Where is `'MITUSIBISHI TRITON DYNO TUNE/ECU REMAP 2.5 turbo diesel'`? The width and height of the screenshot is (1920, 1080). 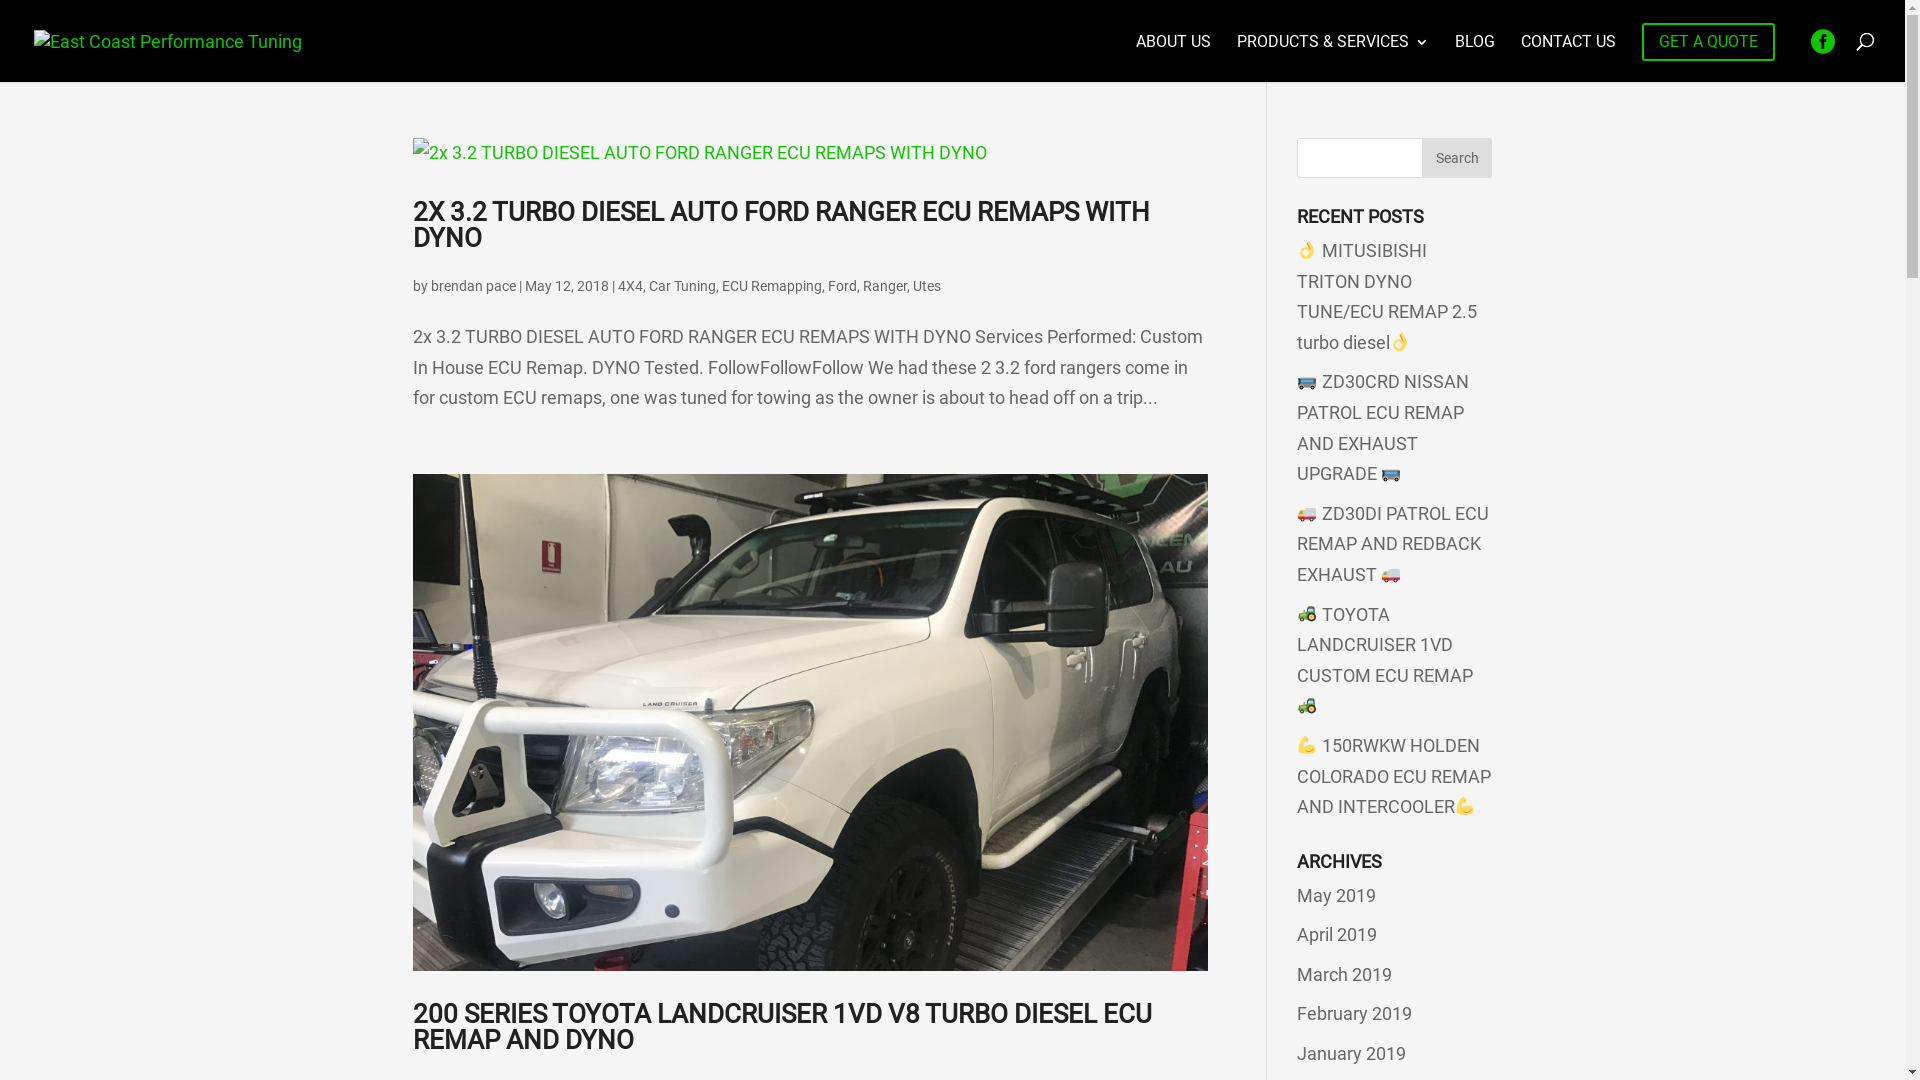
'MITUSIBISHI TRITON DYNO TUNE/ECU REMAP 2.5 turbo diesel' is located at coordinates (1386, 296).